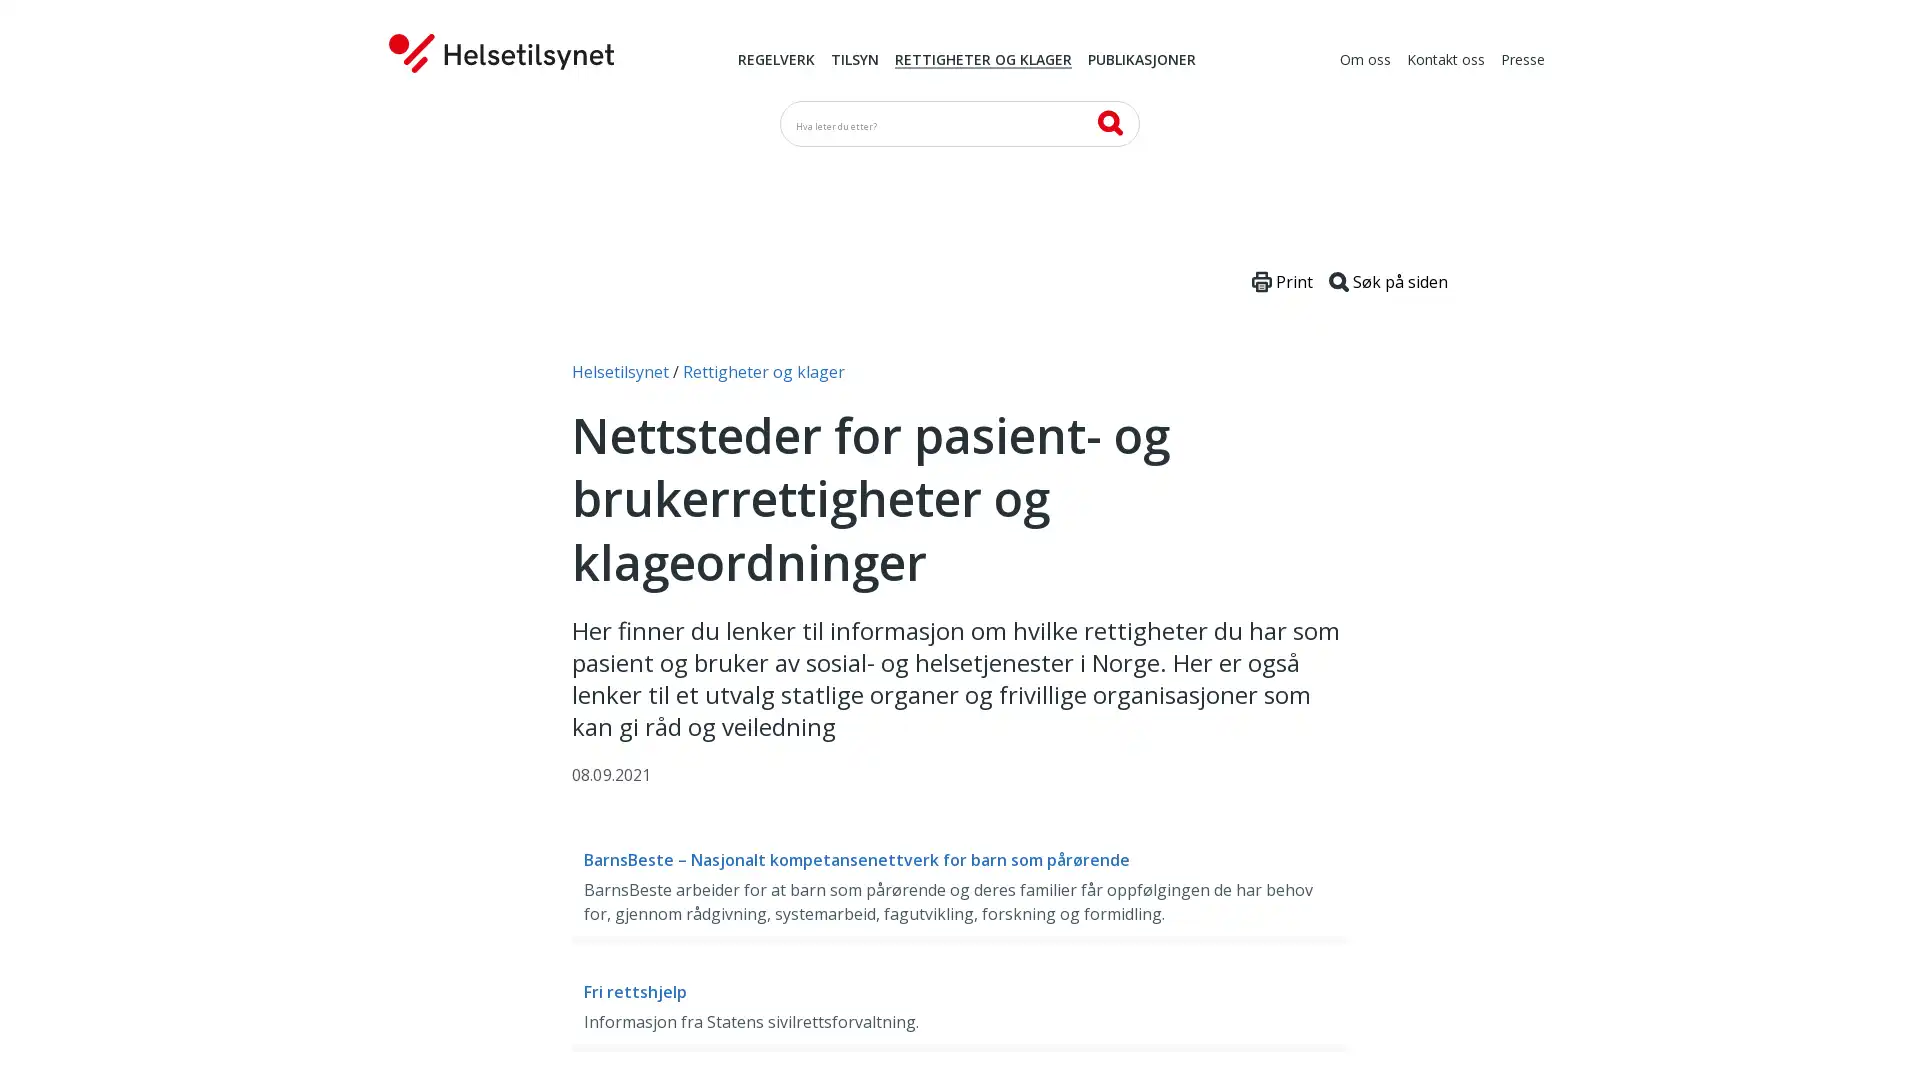 The width and height of the screenshot is (1920, 1080). What do you see at coordinates (1282, 281) in the screenshot?
I see `Print` at bounding box center [1282, 281].